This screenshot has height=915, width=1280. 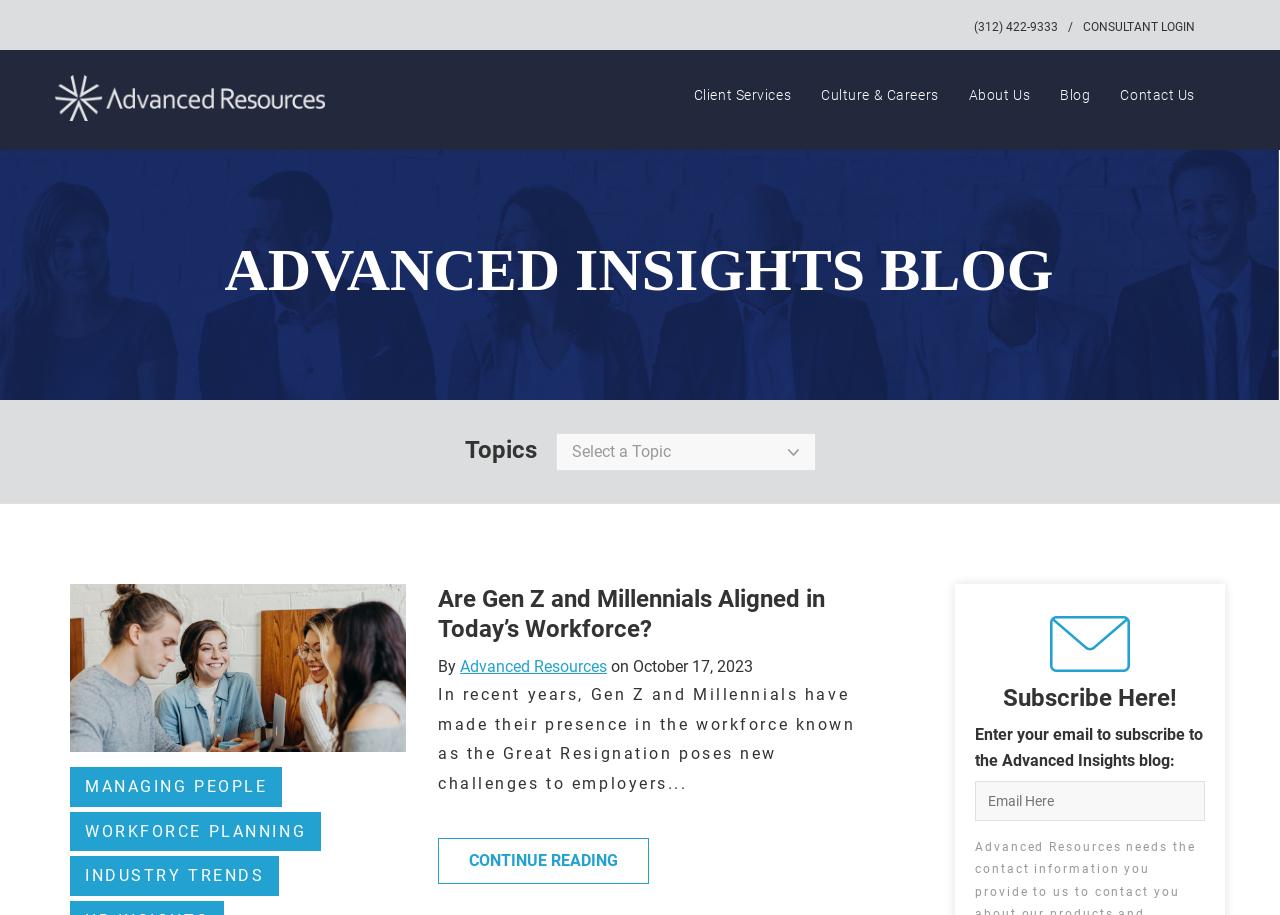 I want to click on 'Advanced Resources', so click(x=532, y=665).